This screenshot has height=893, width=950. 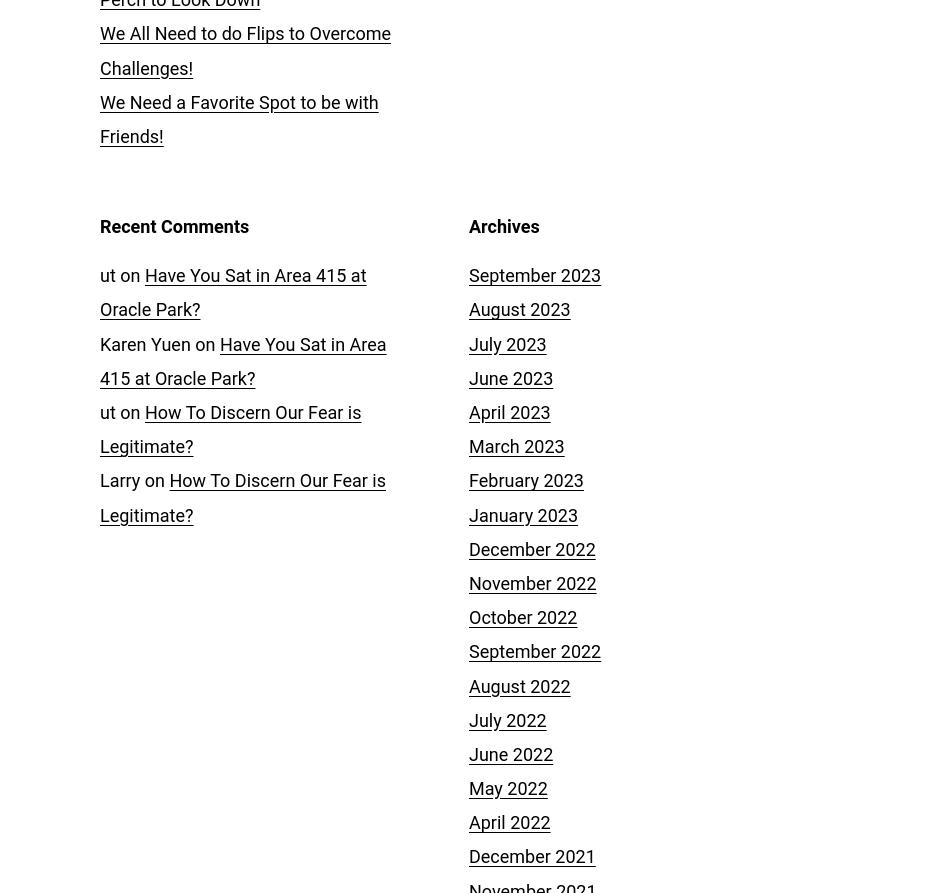 What do you see at coordinates (174, 225) in the screenshot?
I see `'Recent Comments'` at bounding box center [174, 225].